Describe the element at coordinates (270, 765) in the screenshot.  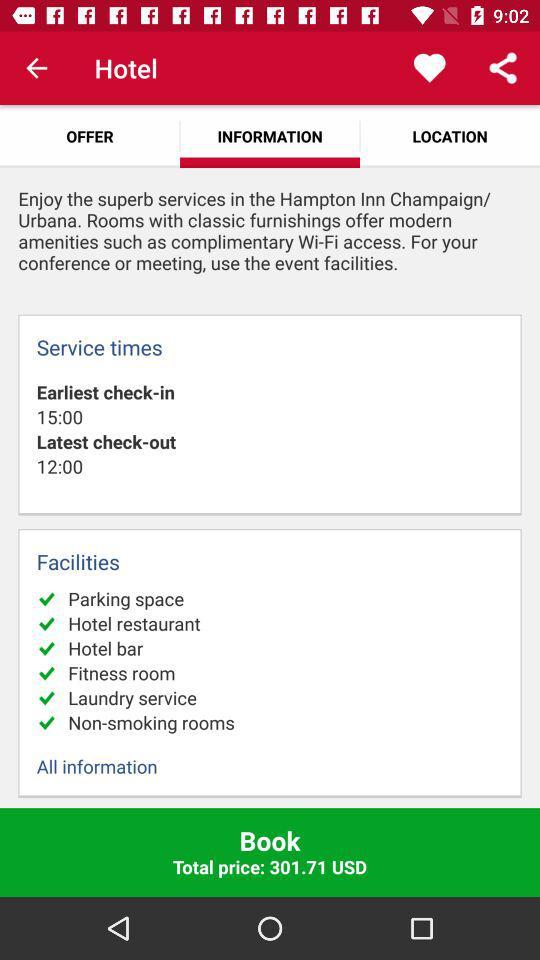
I see `all information item` at that location.